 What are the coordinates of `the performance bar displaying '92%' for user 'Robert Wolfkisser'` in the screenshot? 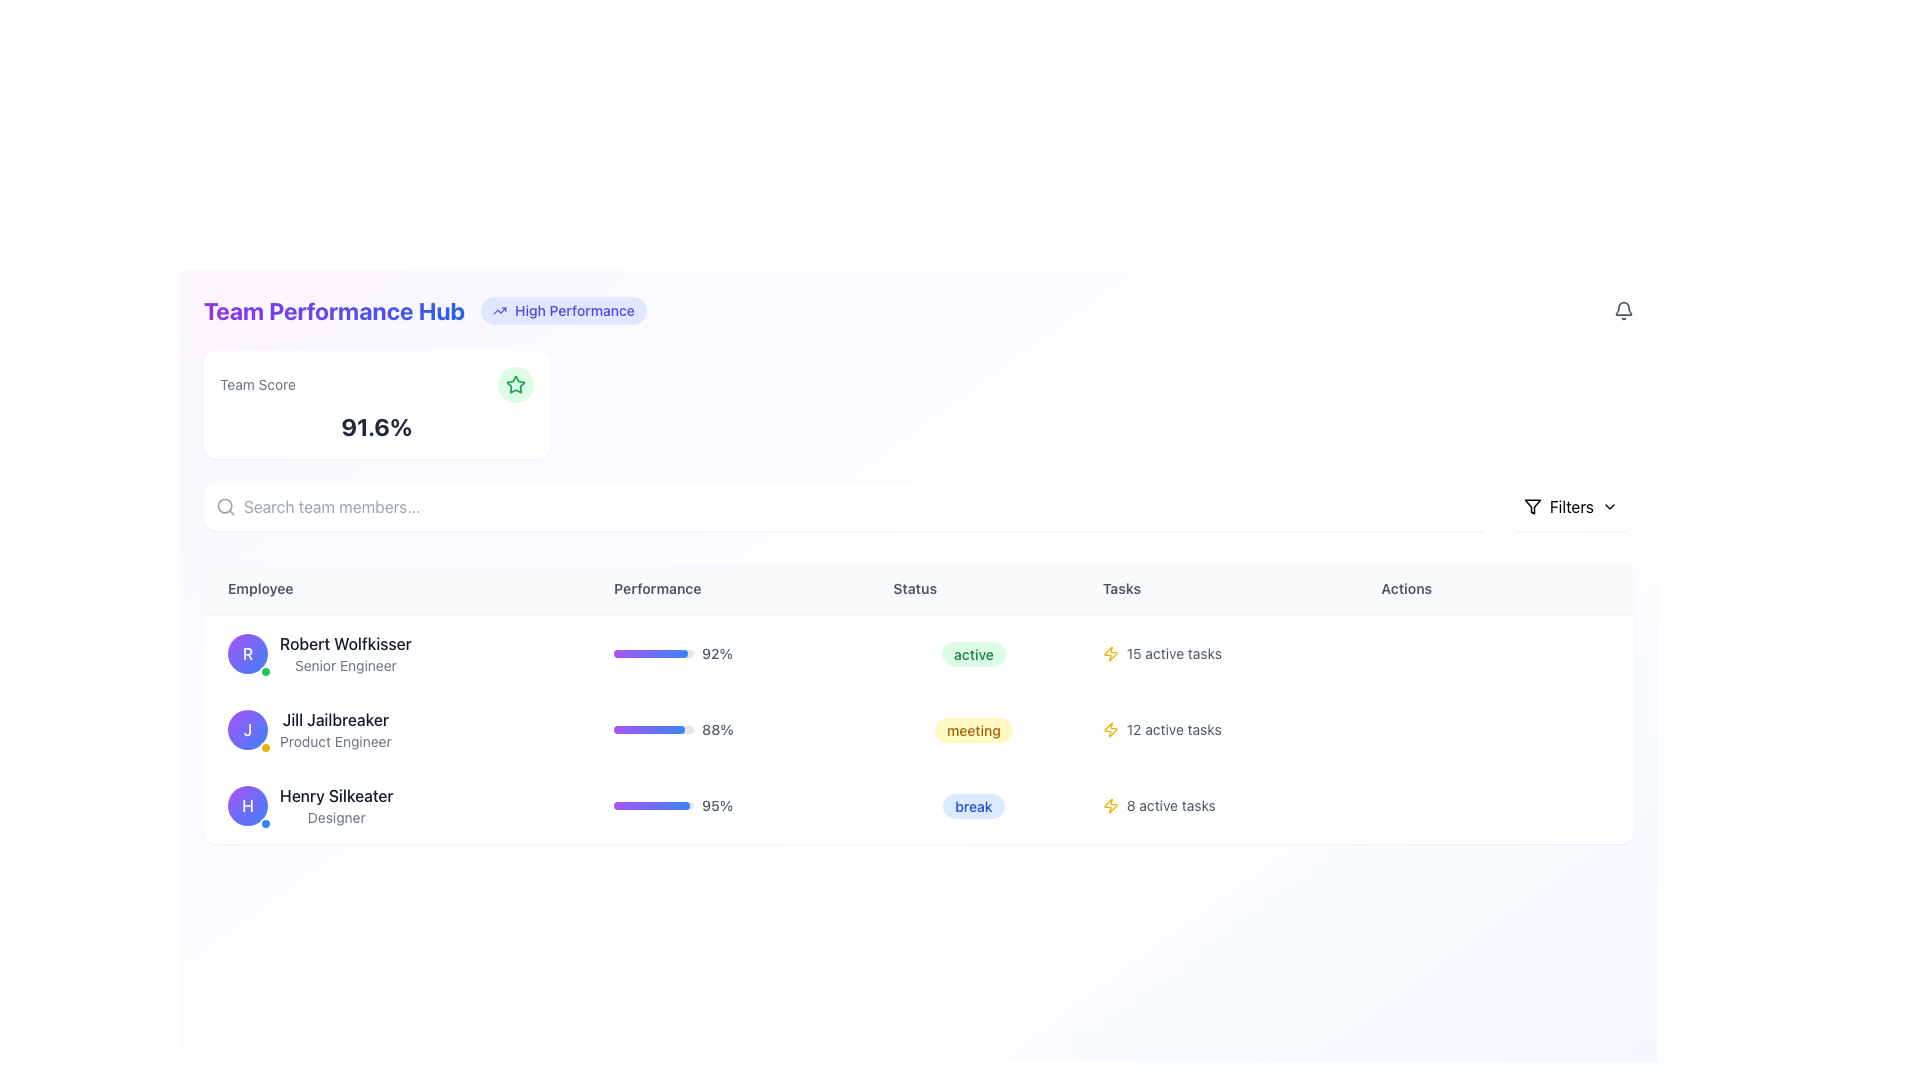 It's located at (728, 654).